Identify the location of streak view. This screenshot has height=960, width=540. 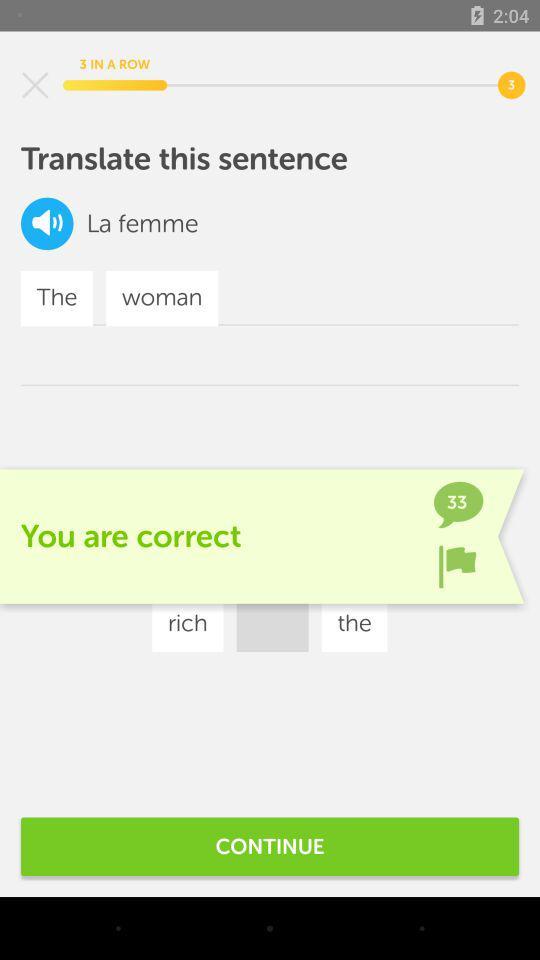
(35, 85).